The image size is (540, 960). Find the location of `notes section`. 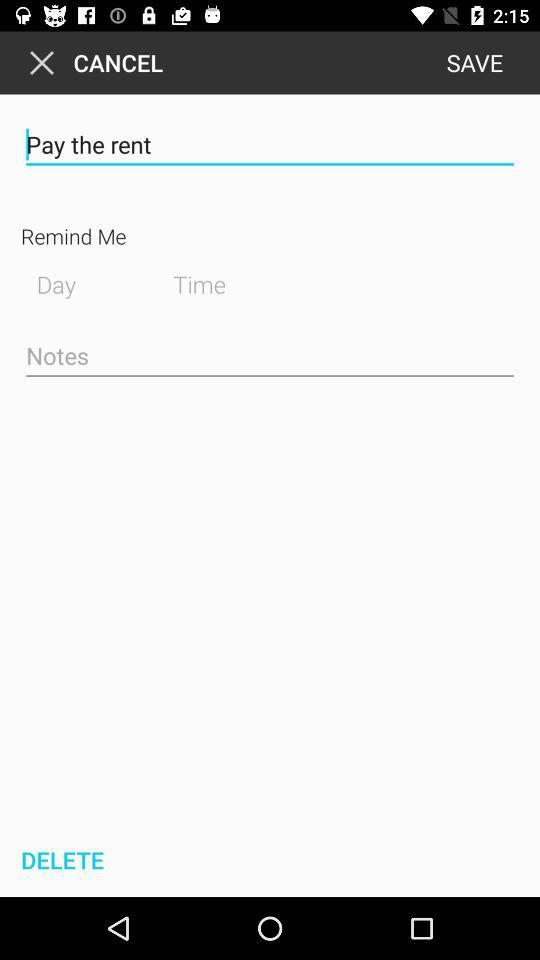

notes section is located at coordinates (270, 357).